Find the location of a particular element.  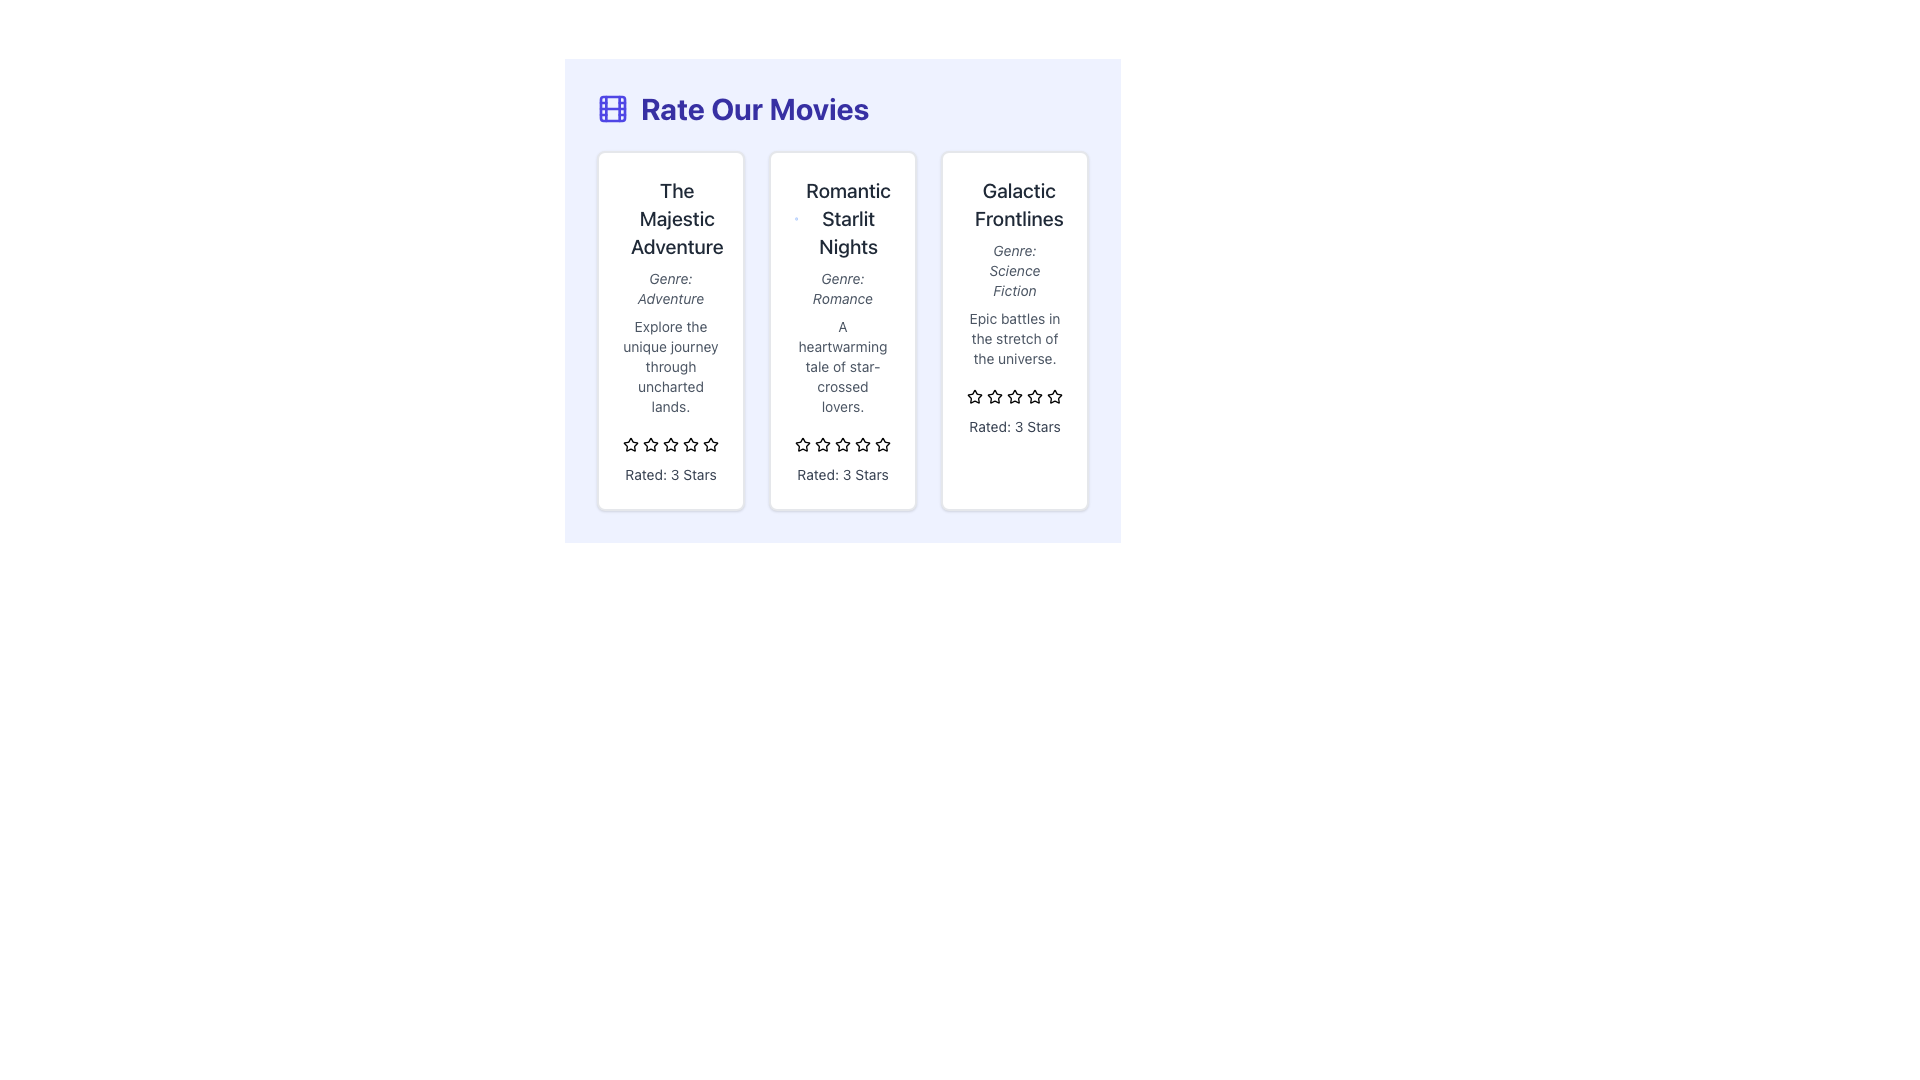

the second star icon (SVG) in the row of five stars under the 'Romantic Starlit Nights' heading for interaction is located at coordinates (802, 443).